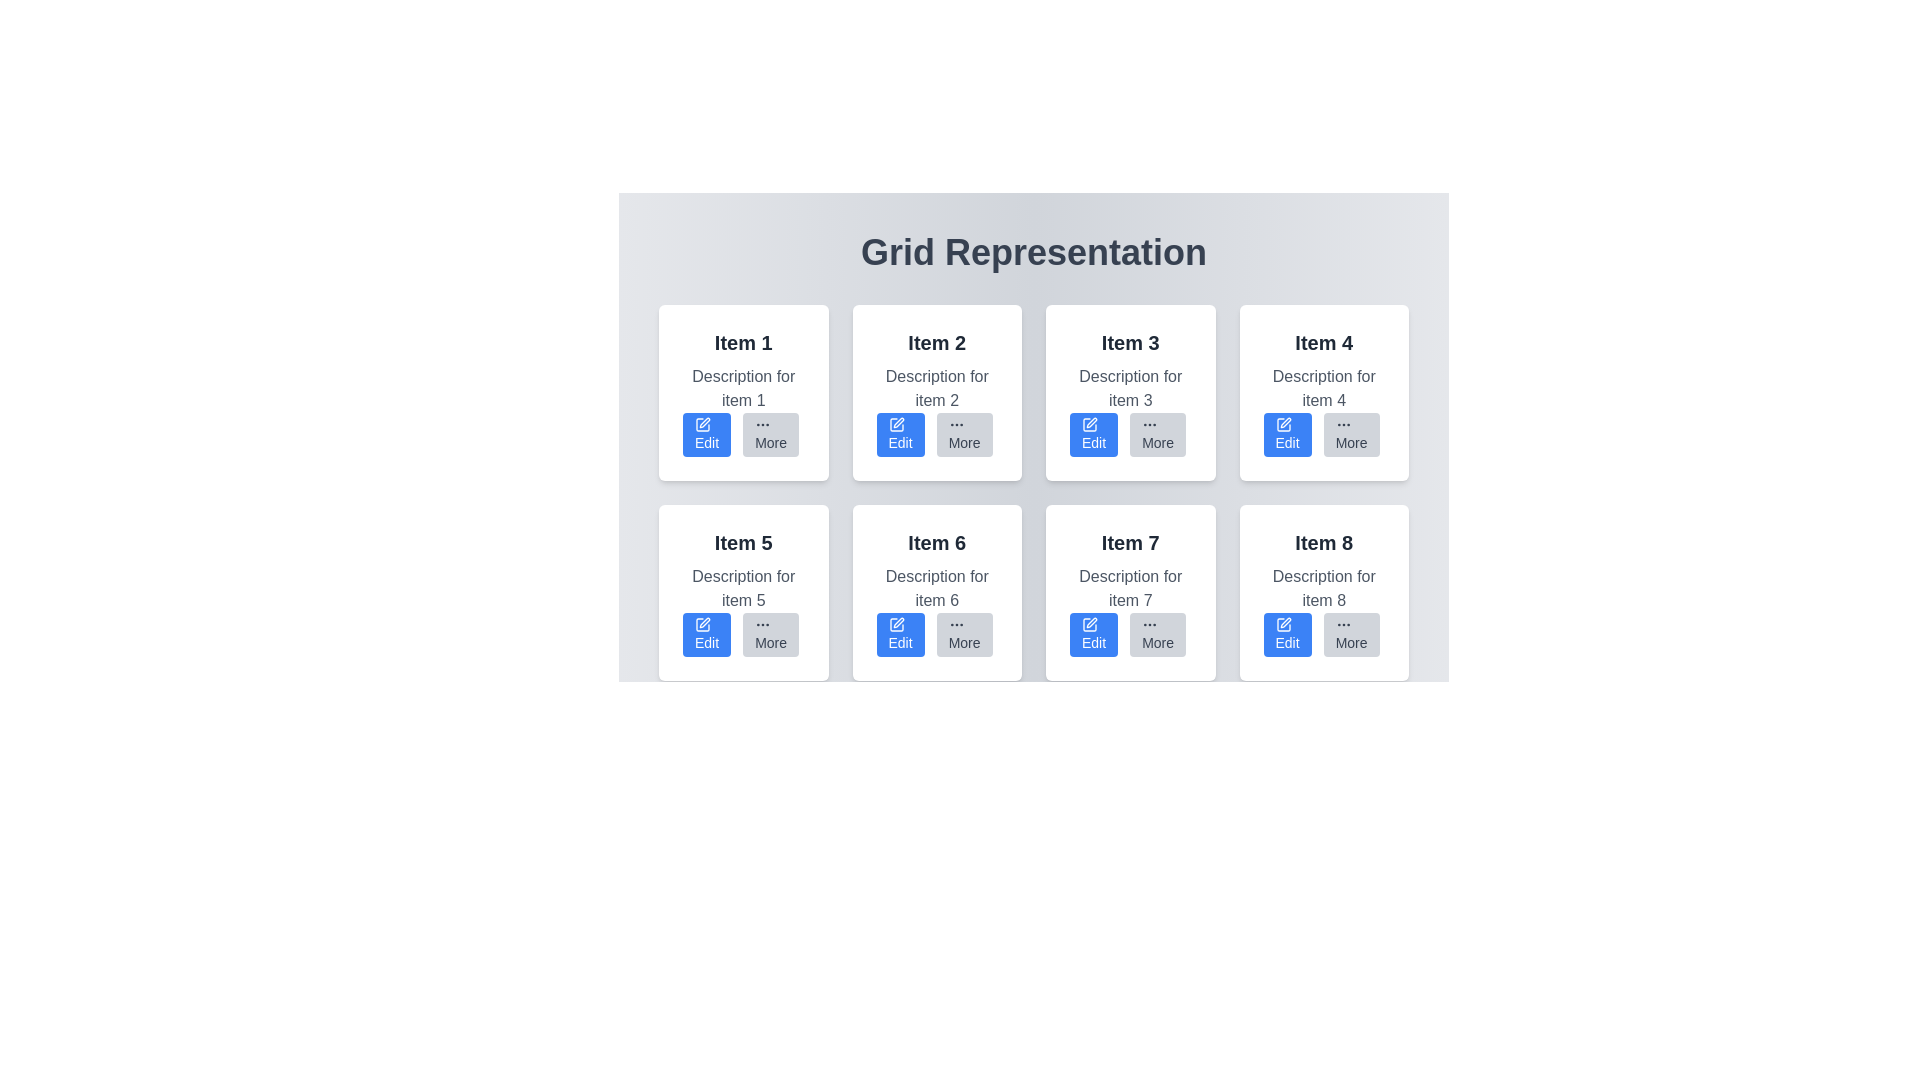 This screenshot has height=1080, width=1920. What do you see at coordinates (705, 422) in the screenshot?
I see `the pen icon located in the 'Edit' button of the top-left card labeled 'Item 1'` at bounding box center [705, 422].